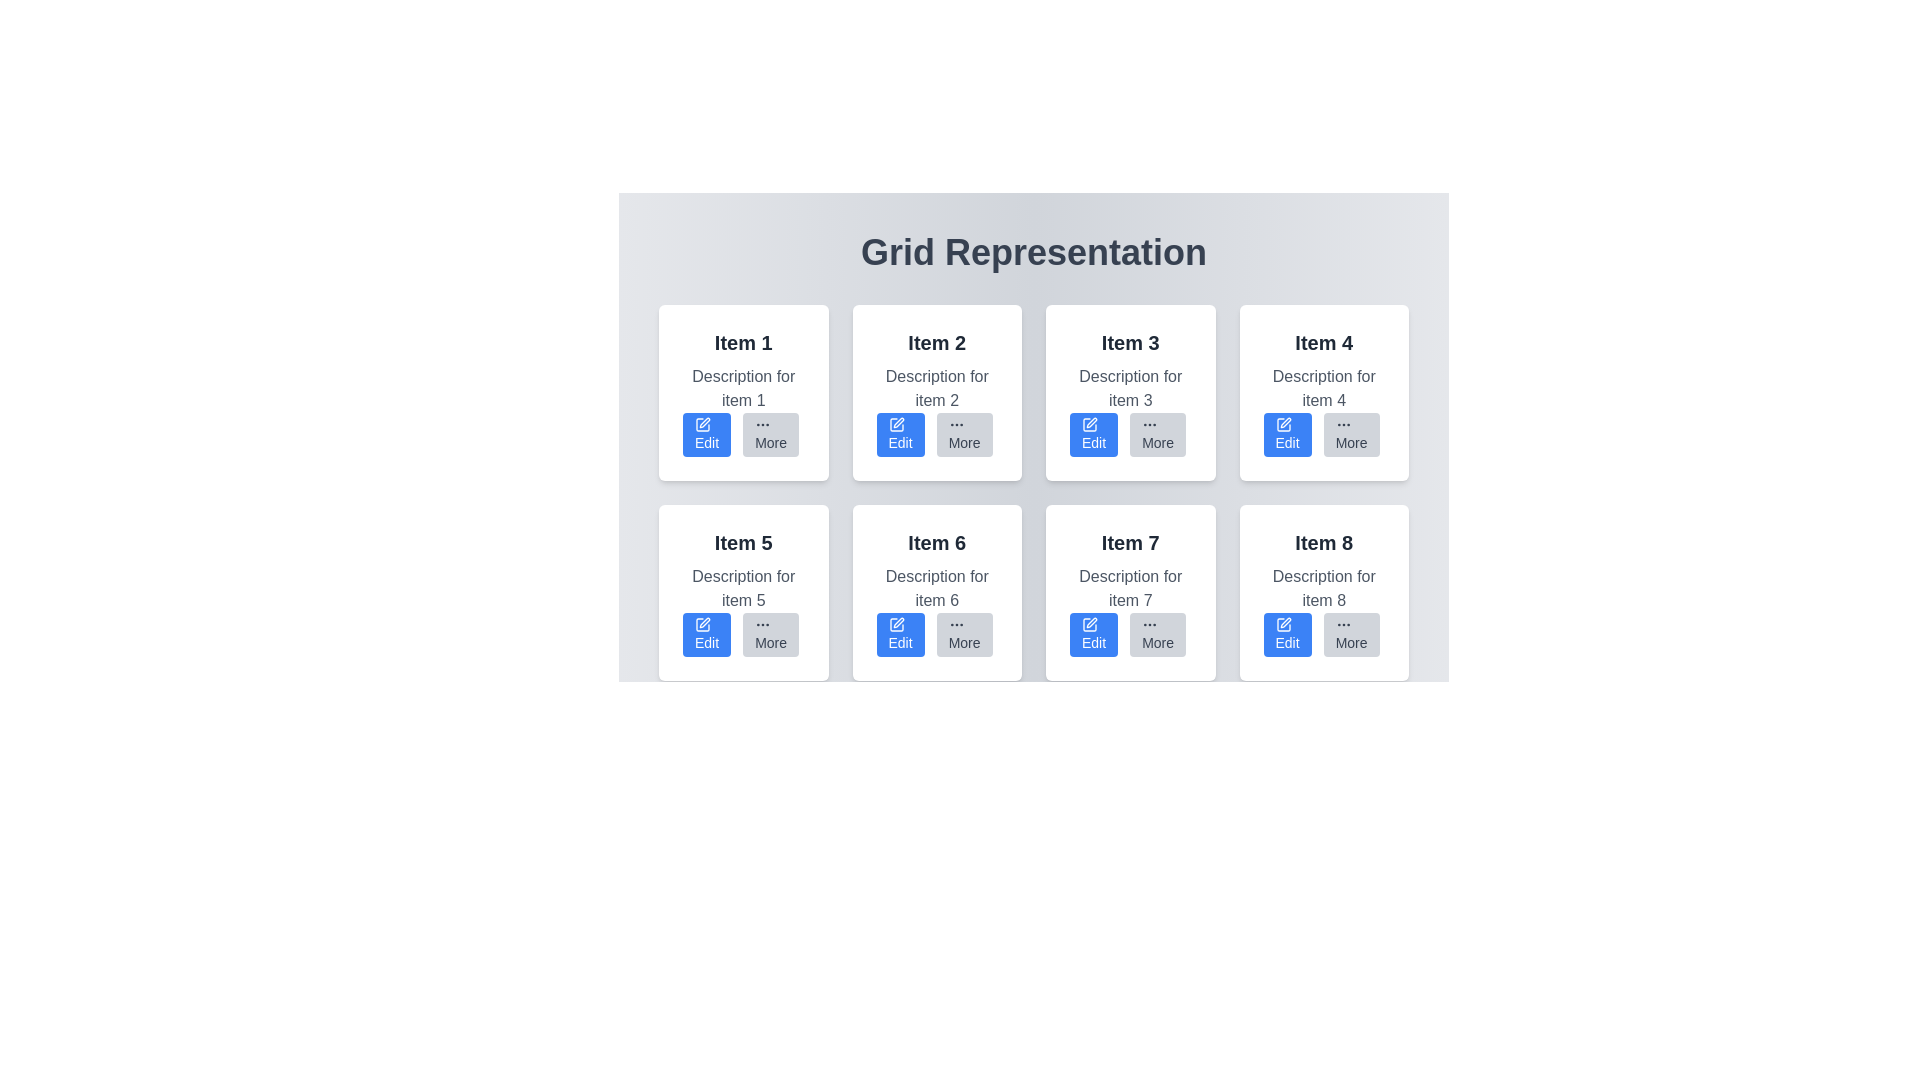 This screenshot has height=1080, width=1920. What do you see at coordinates (705, 422) in the screenshot?
I see `the pen icon located in the 'Edit' button of the top-left card labeled 'Item 1'` at bounding box center [705, 422].